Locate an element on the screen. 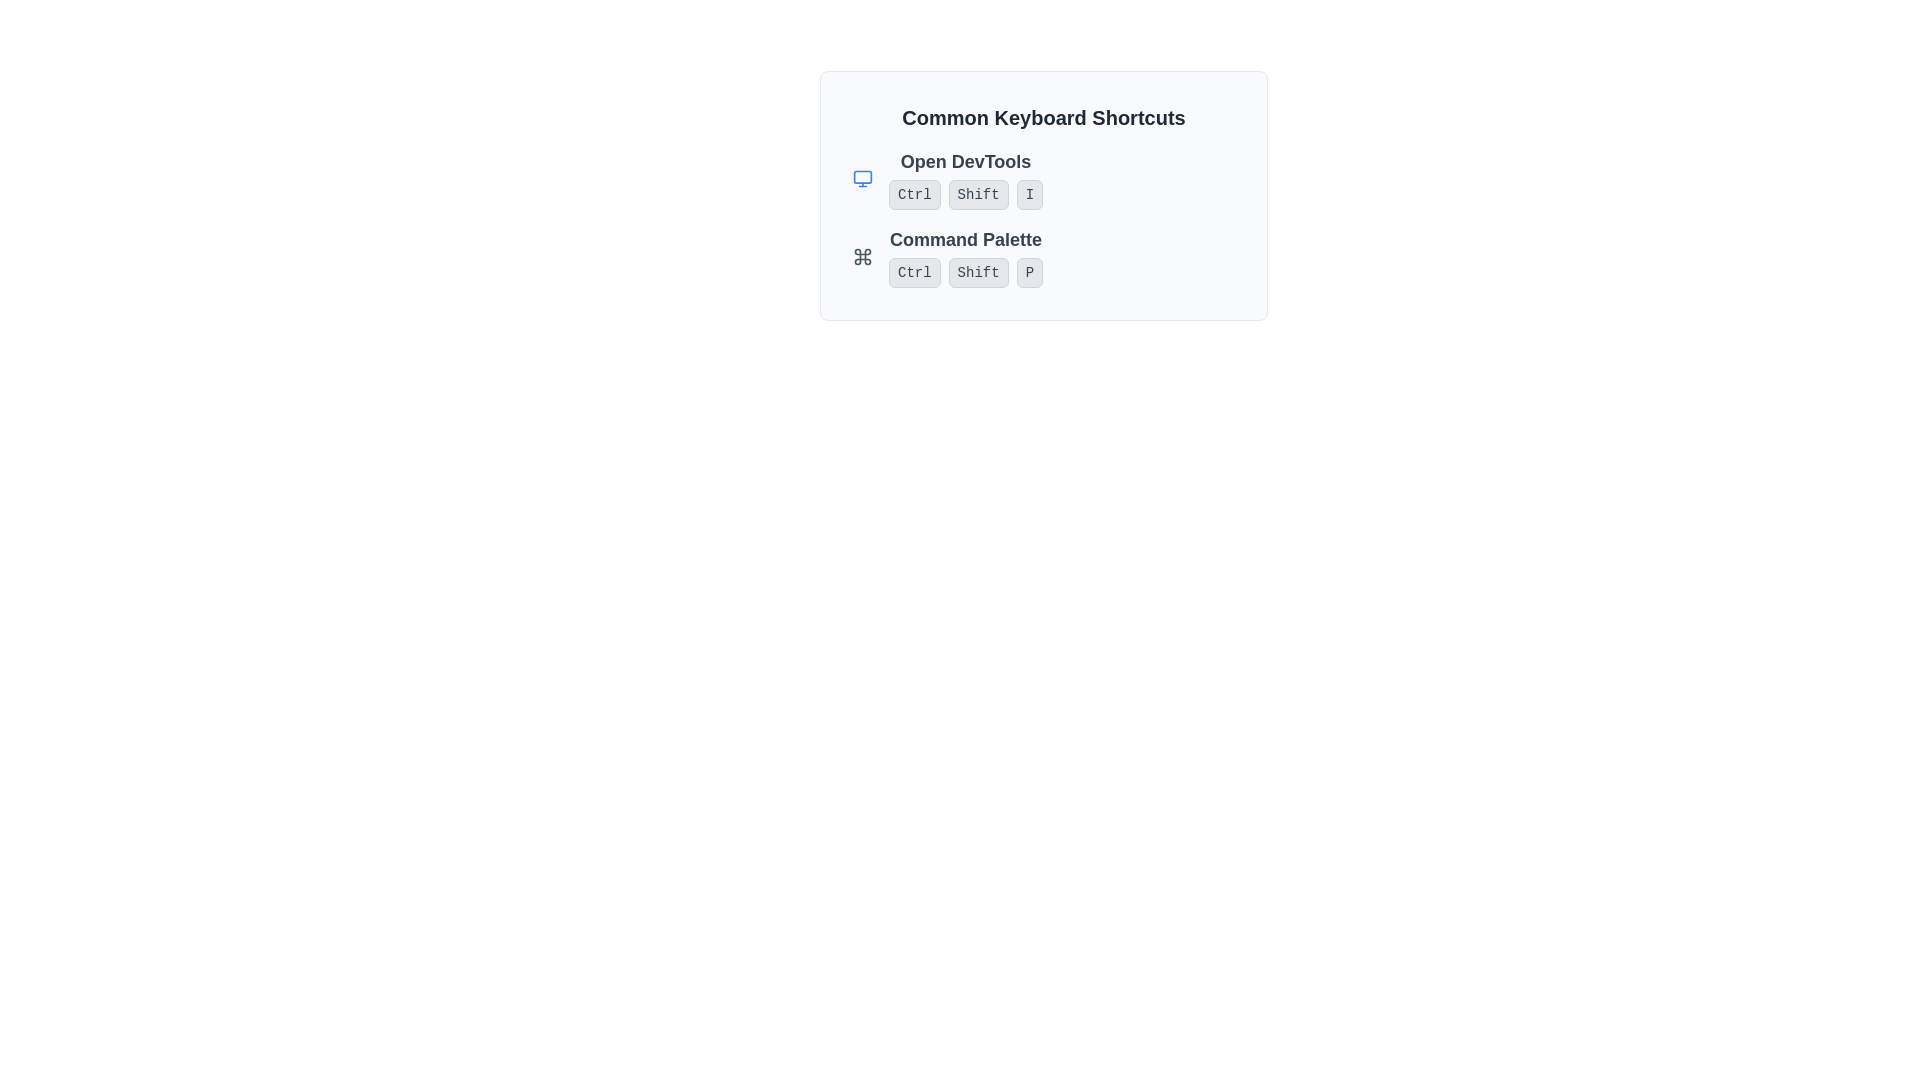 This screenshot has width=1920, height=1080. the icon that visually identifies the 'Open DevTools' functionality, which is located adjacent to the 'Open DevTools' keyboard shortcut label is located at coordinates (863, 177).